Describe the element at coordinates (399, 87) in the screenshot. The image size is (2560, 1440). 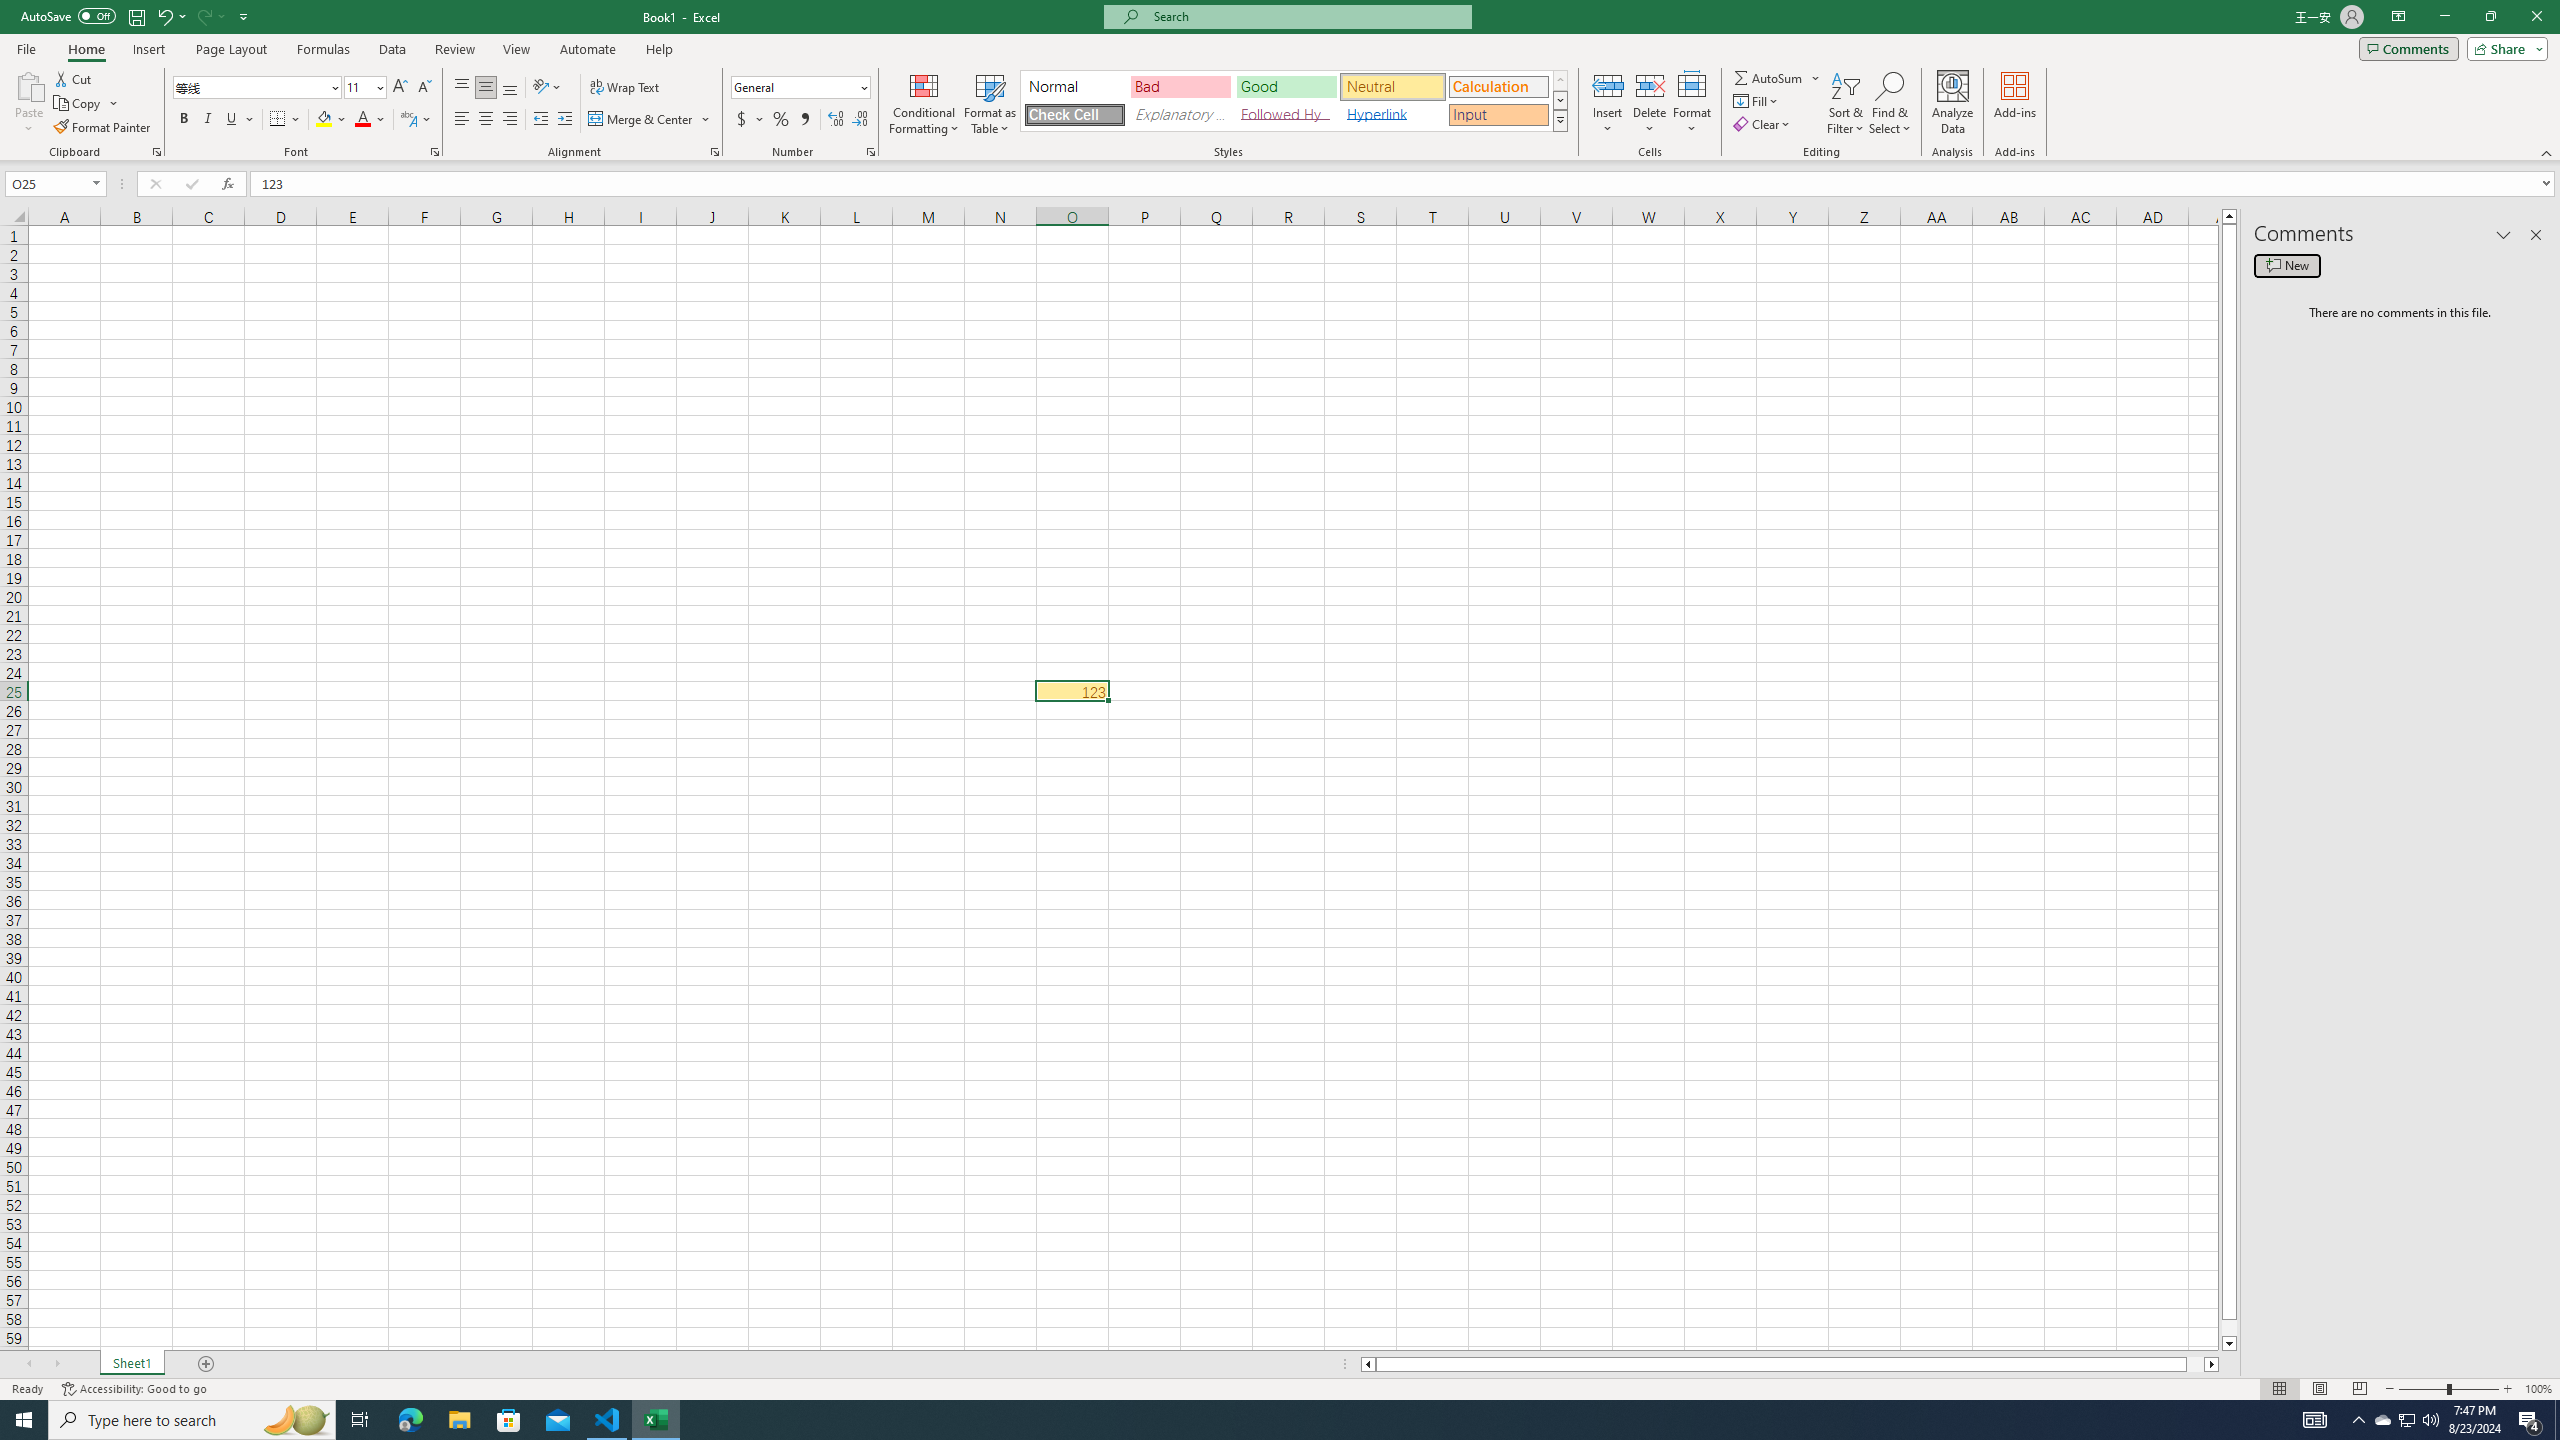
I see `'Increase Font Size'` at that location.